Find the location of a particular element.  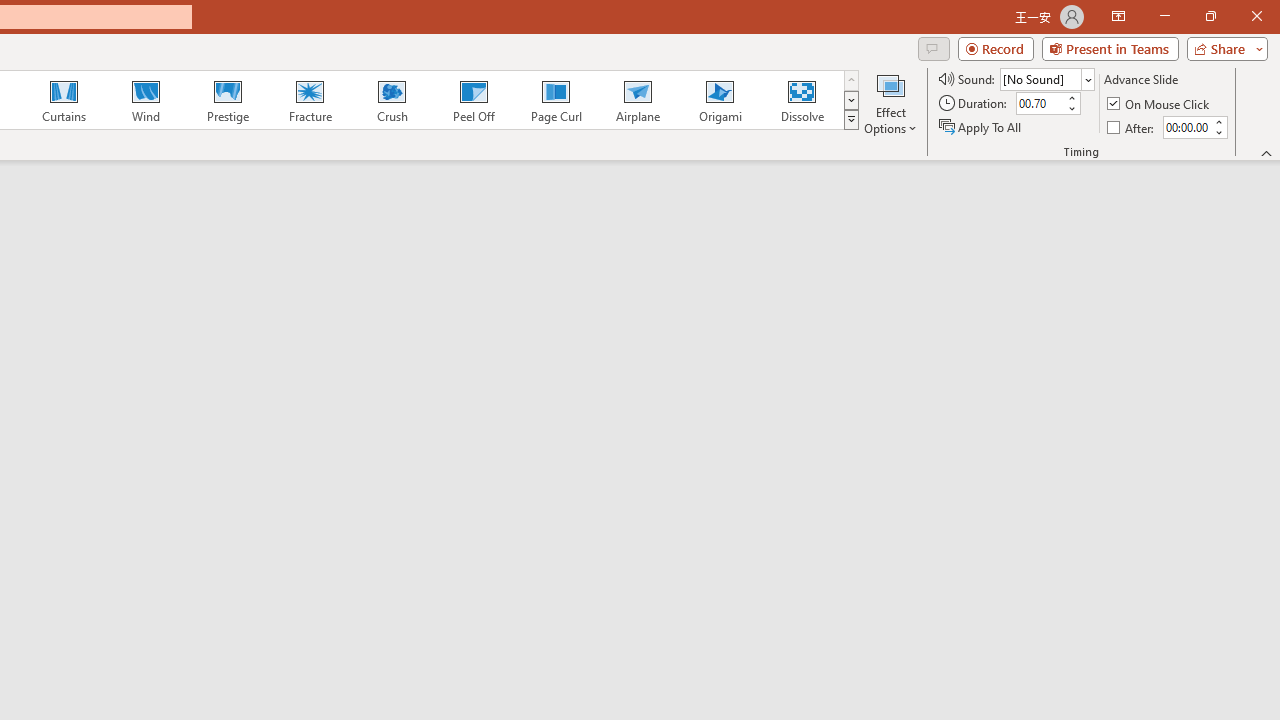

'Sound' is located at coordinates (1046, 78).